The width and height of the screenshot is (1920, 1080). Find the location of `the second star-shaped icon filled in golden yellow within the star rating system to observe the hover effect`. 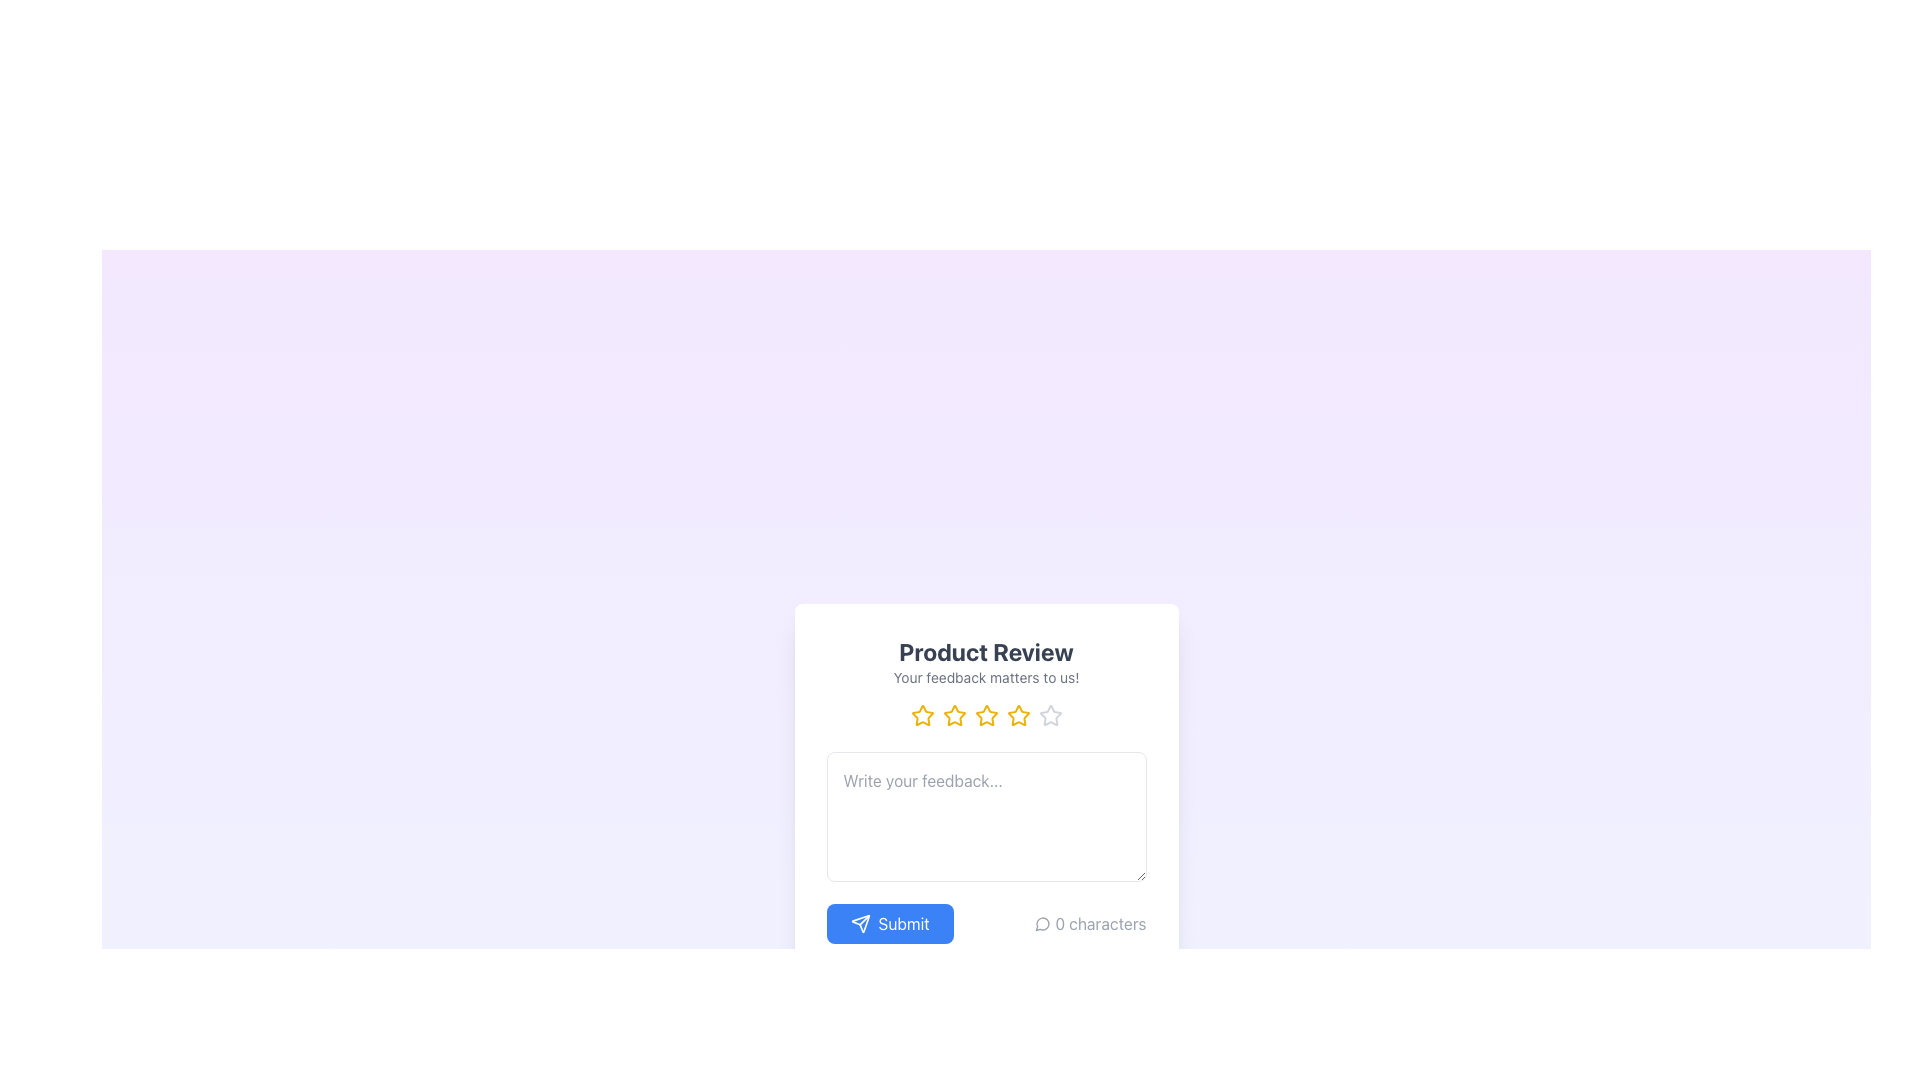

the second star-shaped icon filled in golden yellow within the star rating system to observe the hover effect is located at coordinates (921, 714).